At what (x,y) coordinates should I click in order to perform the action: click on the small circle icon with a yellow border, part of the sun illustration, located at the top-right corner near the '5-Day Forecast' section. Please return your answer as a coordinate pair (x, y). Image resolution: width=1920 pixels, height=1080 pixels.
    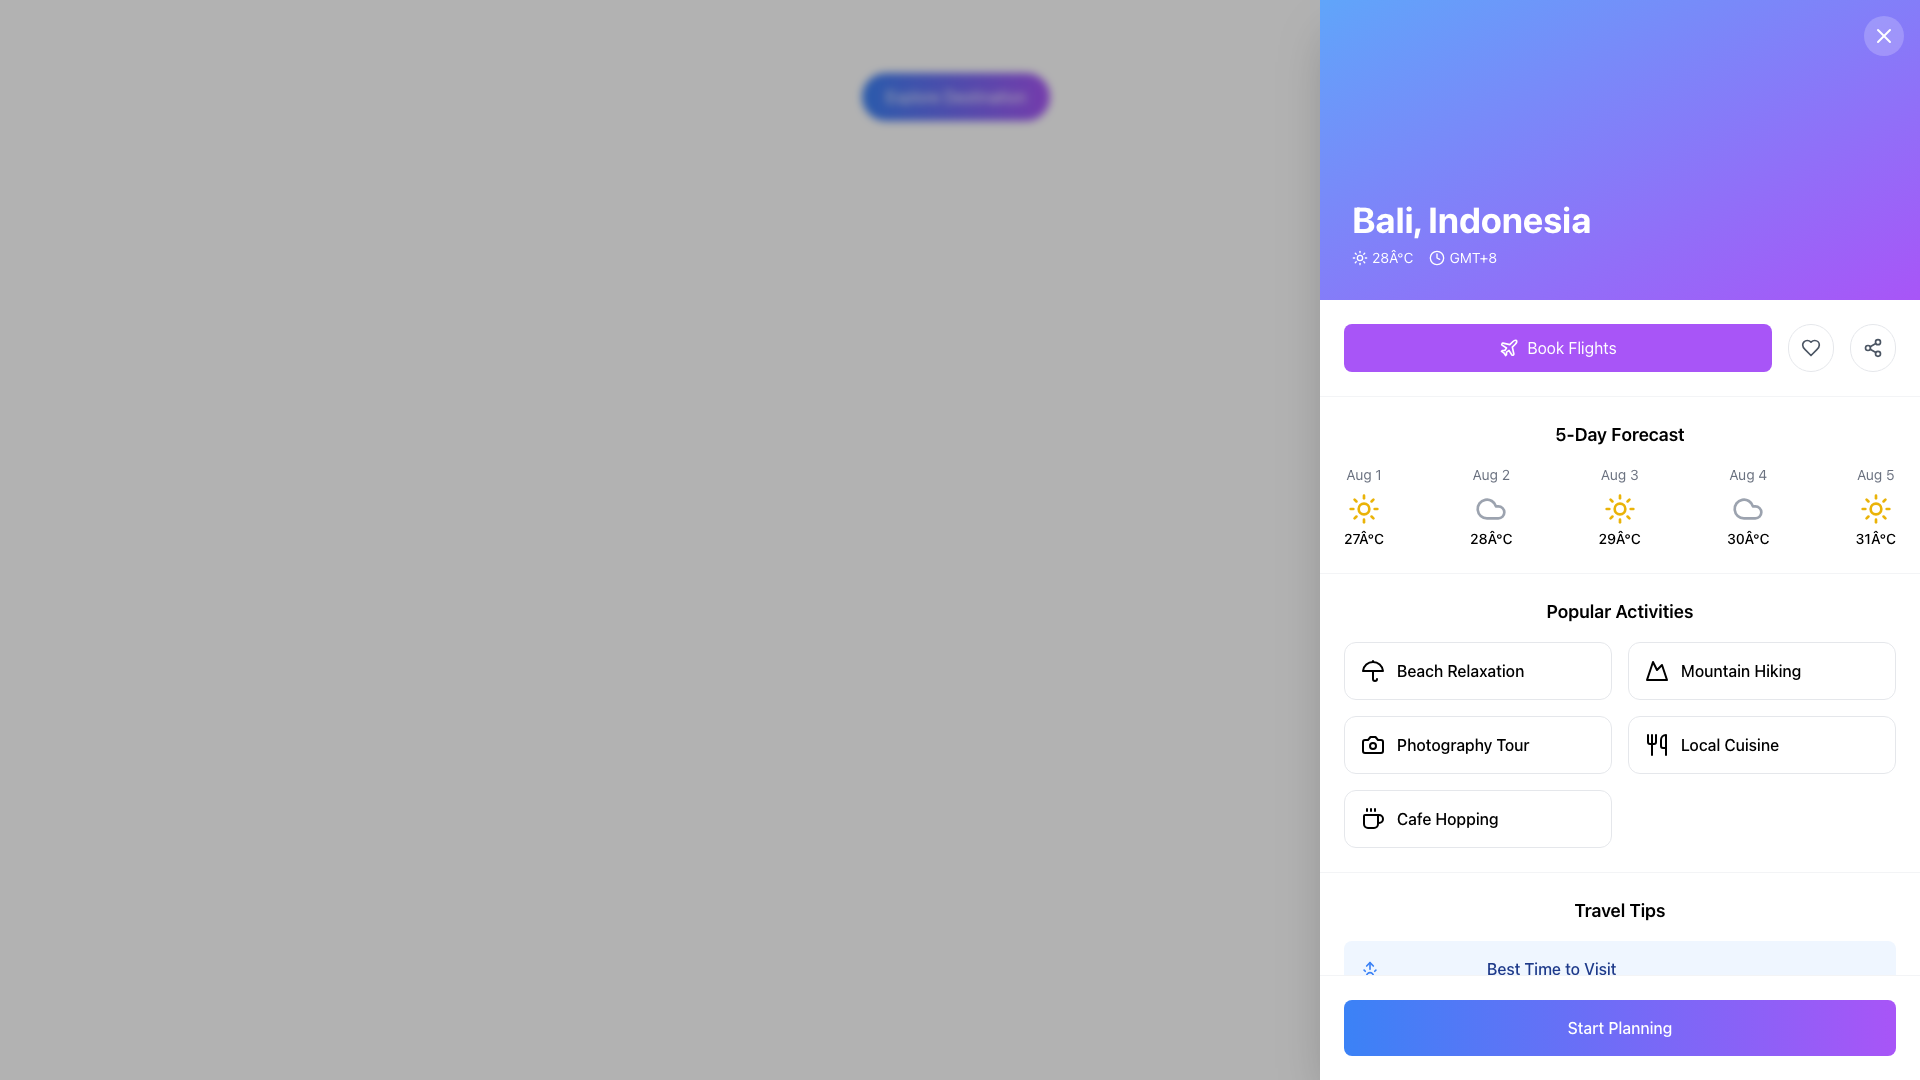
    Looking at the image, I should click on (1874, 508).